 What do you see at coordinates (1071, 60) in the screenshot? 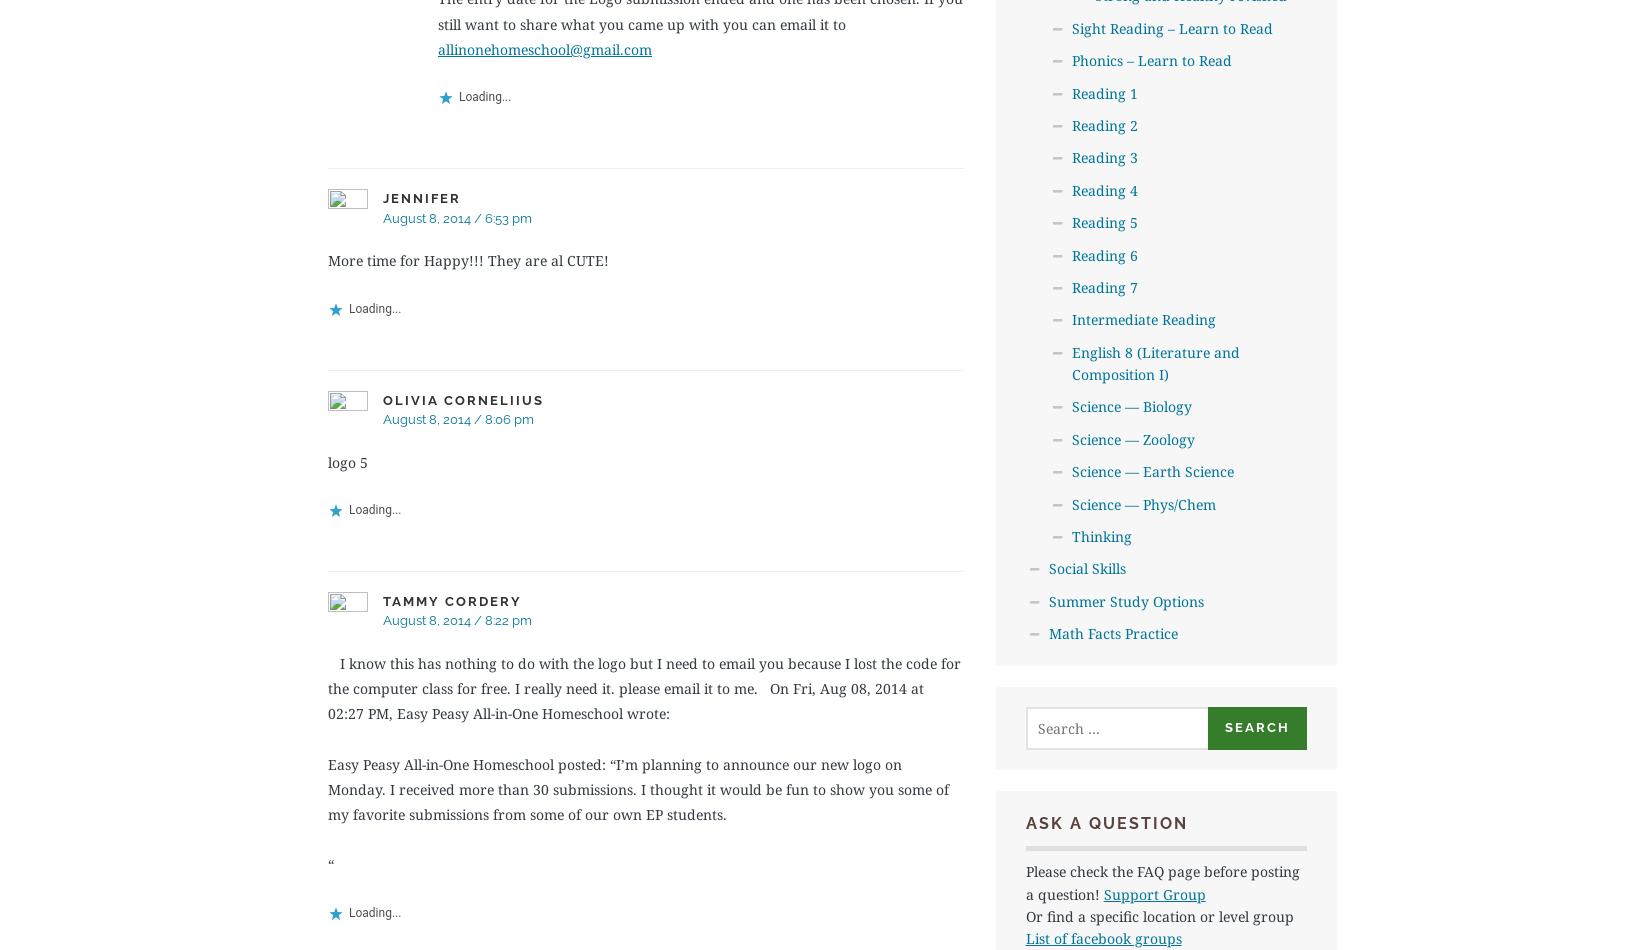
I see `'Phonics – Learn to Read'` at bounding box center [1071, 60].